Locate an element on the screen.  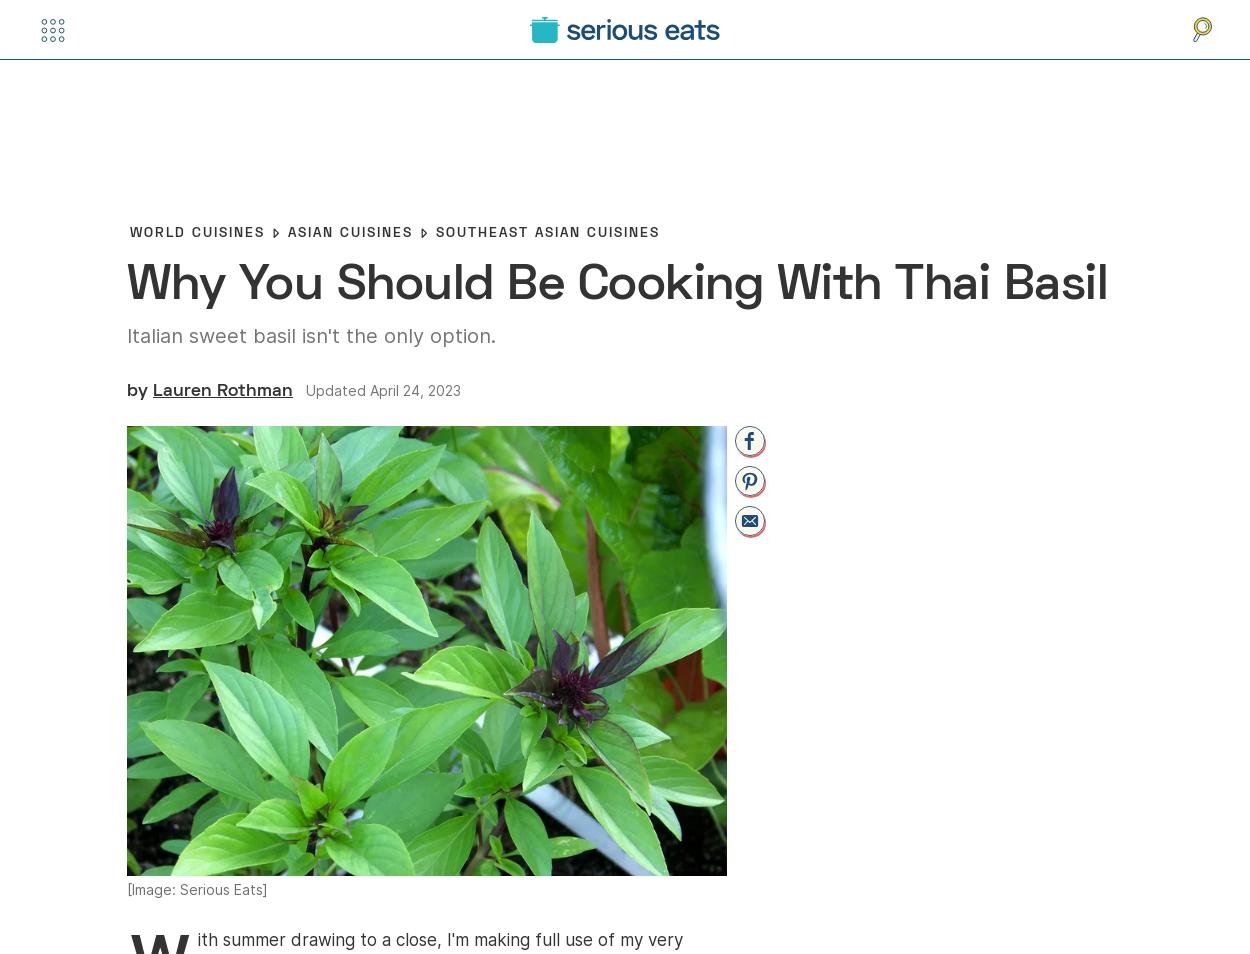
'Asian Cuisines' is located at coordinates (349, 231).